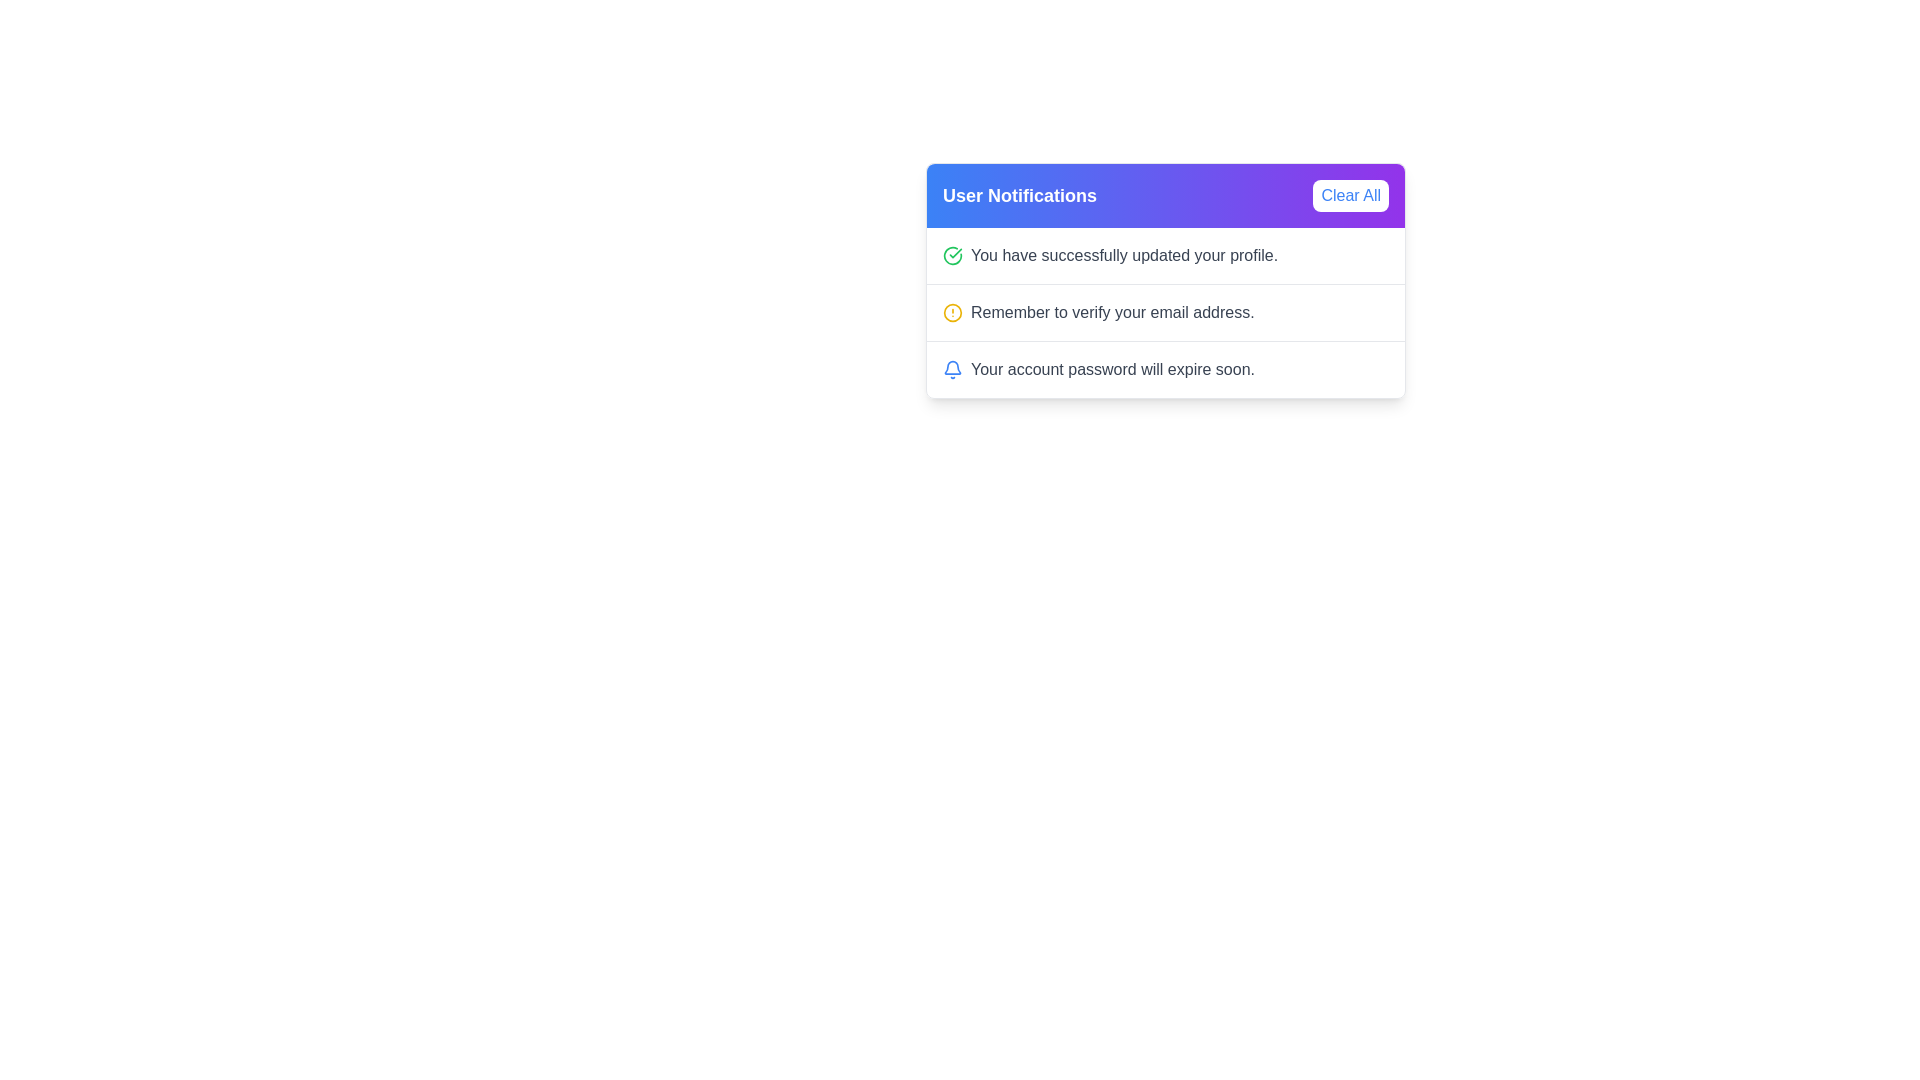 The width and height of the screenshot is (1920, 1080). I want to click on the non-interactive Text Label indicating 'User Notifications', located in the left-hand side of the horizontal header bar, to the left of the 'Clear All' button, so click(1020, 196).